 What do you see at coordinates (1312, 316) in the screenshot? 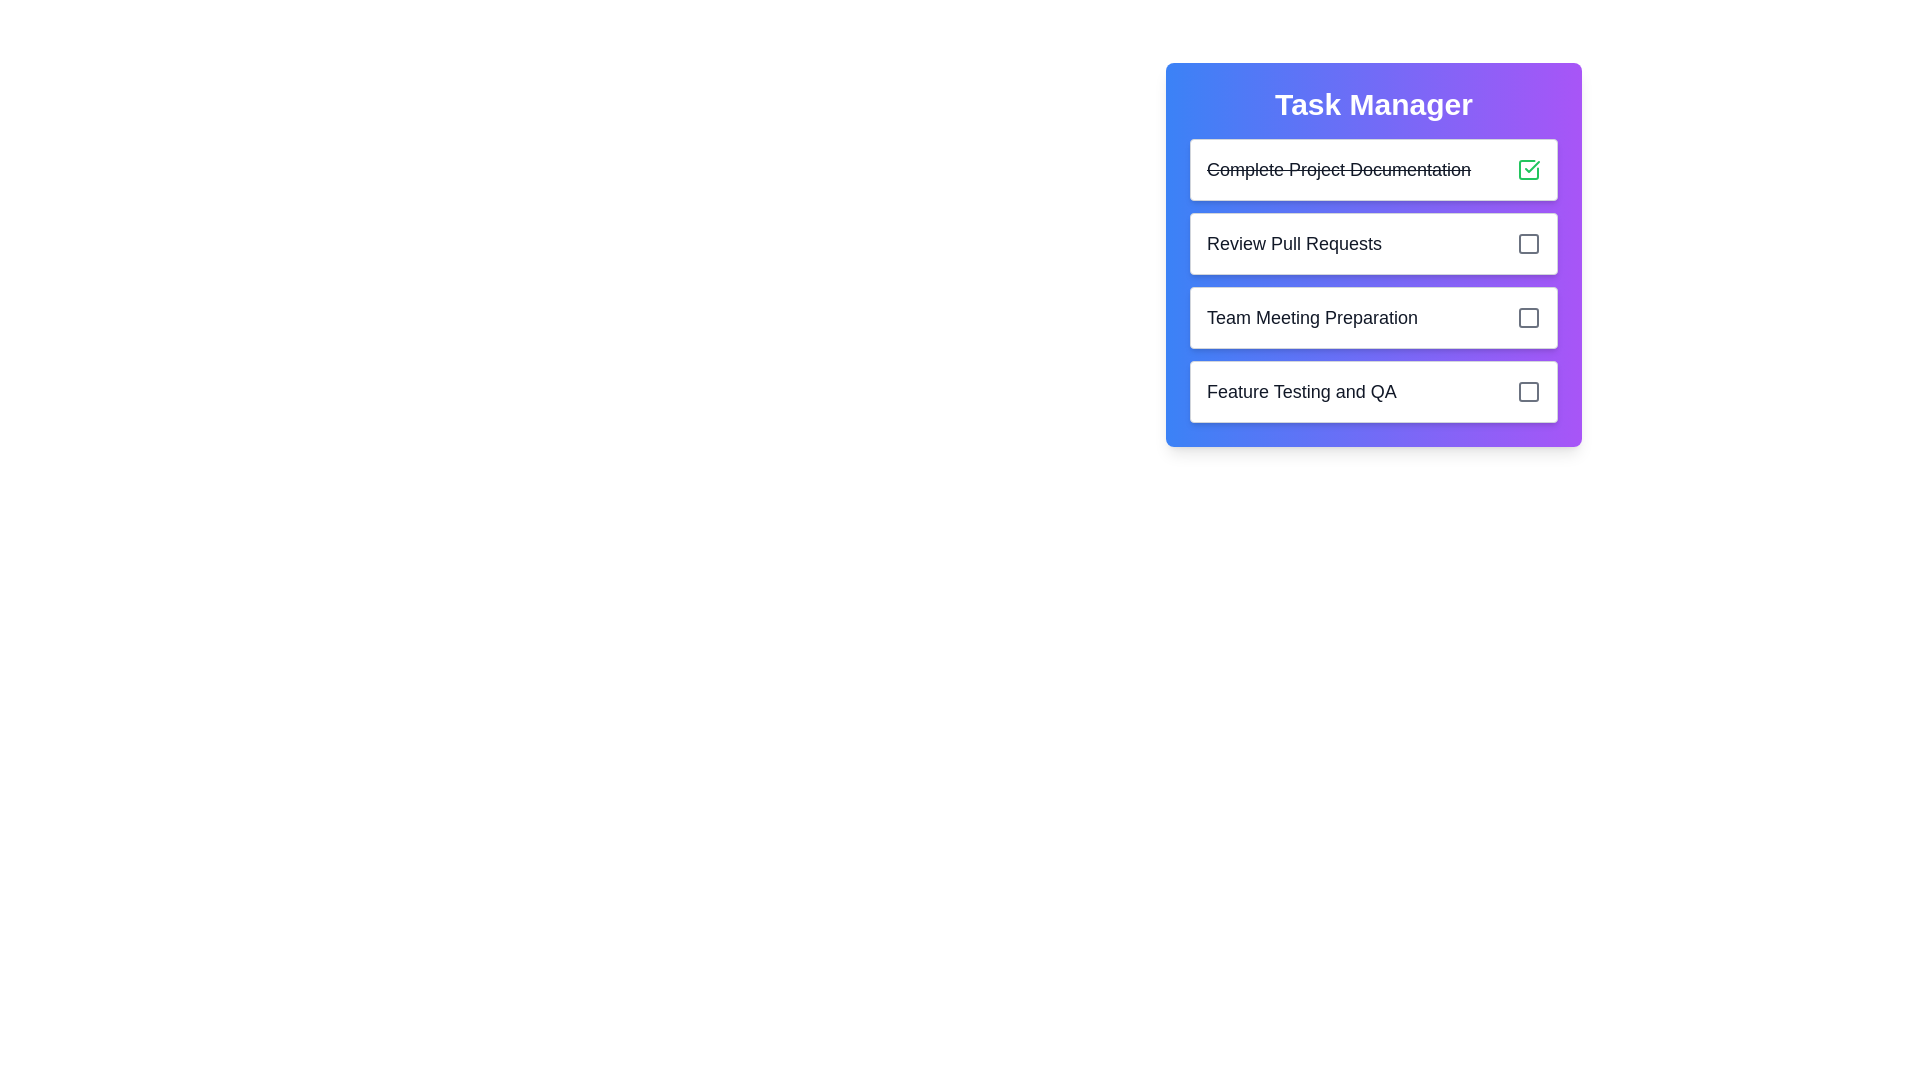
I see `text label that serves as a descriptive title for a specific task, positioned as the third item in a task management interface, located to the left of a checkbox` at bounding box center [1312, 316].